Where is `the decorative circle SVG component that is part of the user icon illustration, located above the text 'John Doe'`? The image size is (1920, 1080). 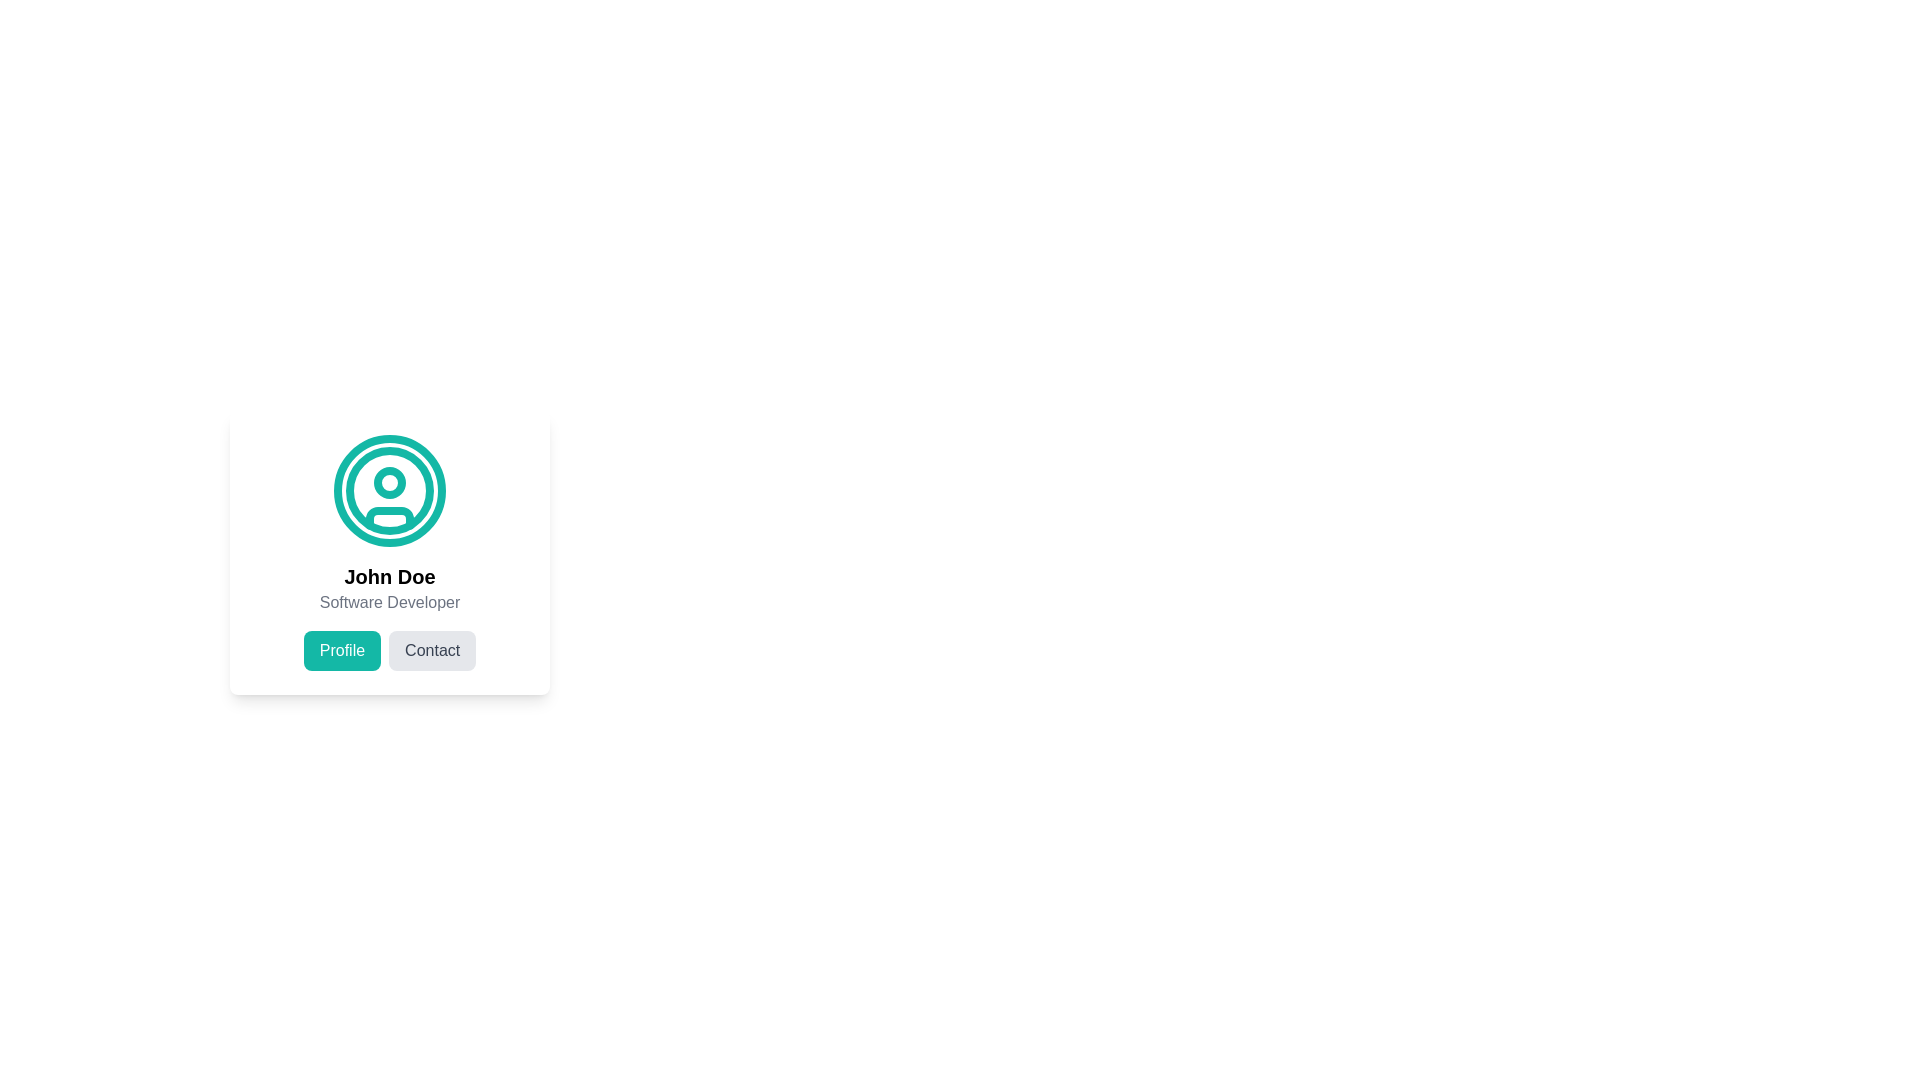
the decorative circle SVG component that is part of the user icon illustration, located above the text 'John Doe' is located at coordinates (389, 490).